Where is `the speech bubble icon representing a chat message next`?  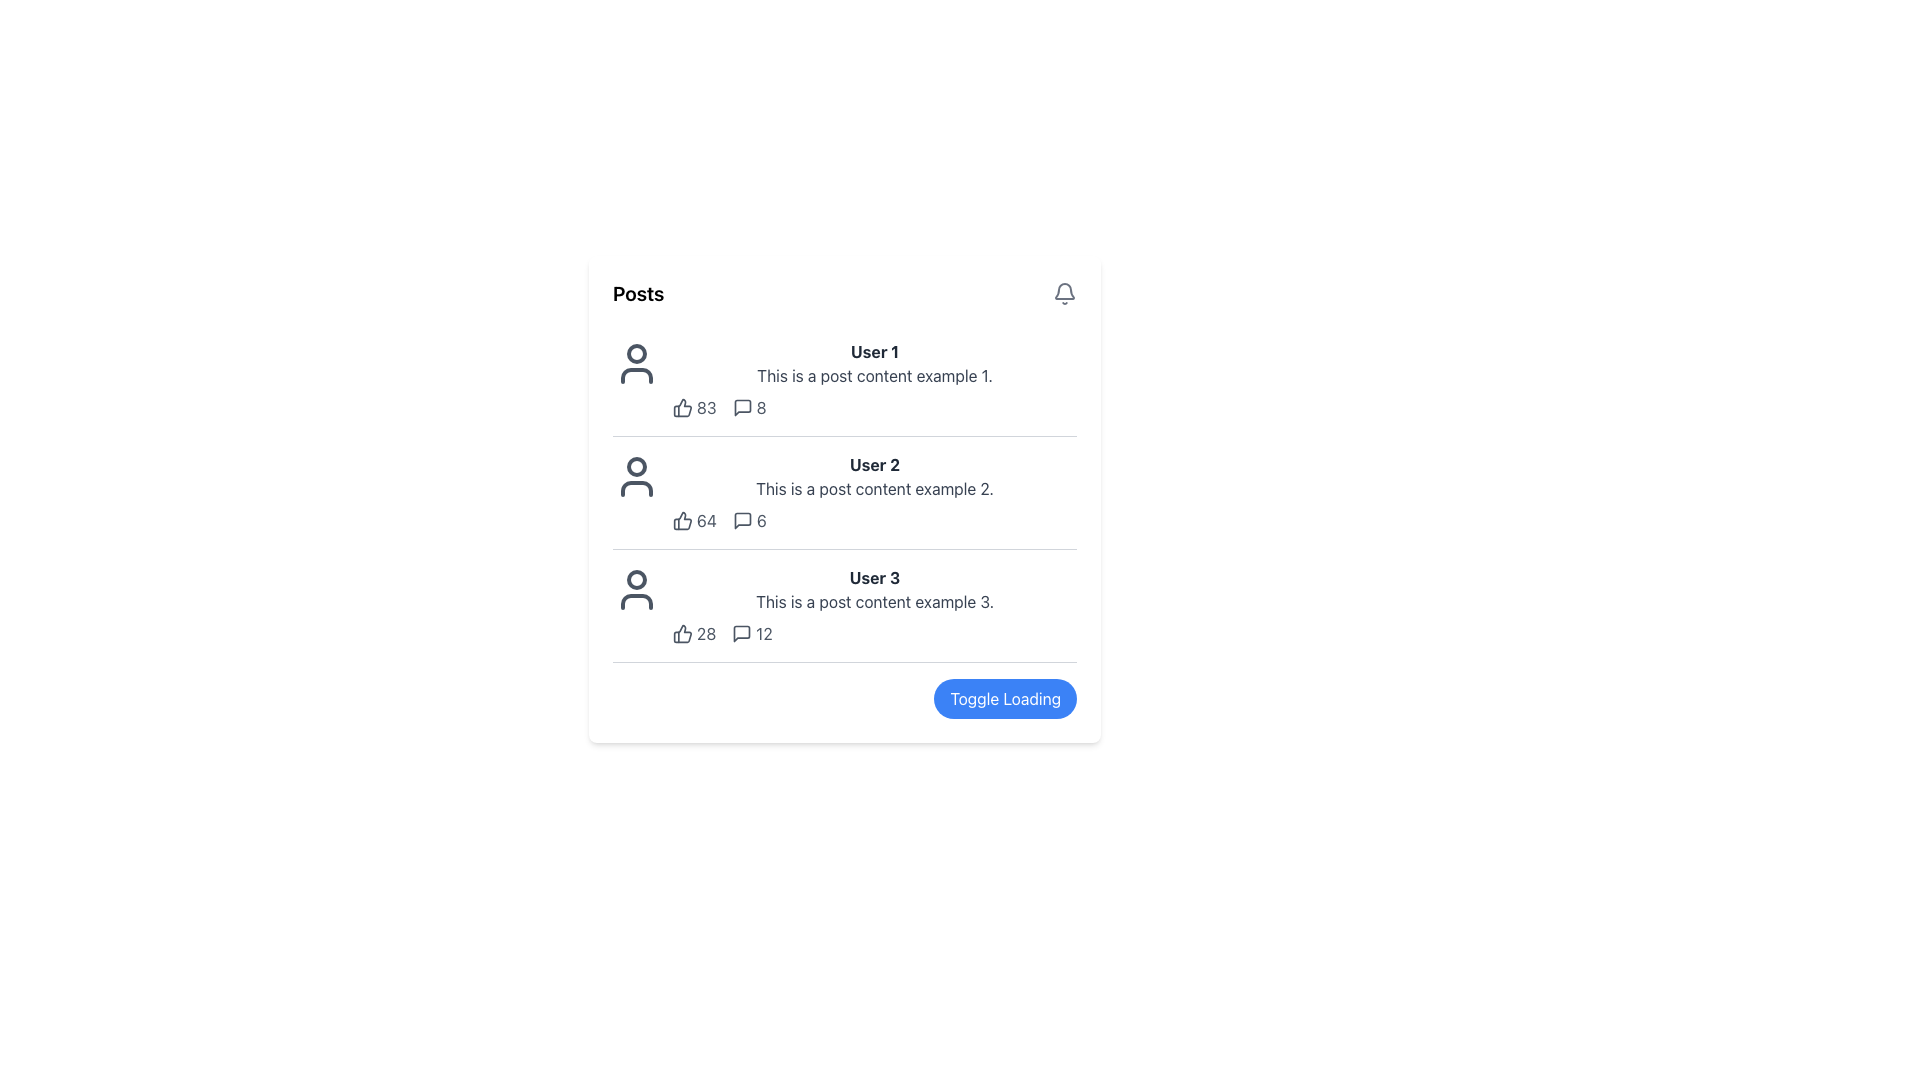
the speech bubble icon representing a chat message next is located at coordinates (741, 519).